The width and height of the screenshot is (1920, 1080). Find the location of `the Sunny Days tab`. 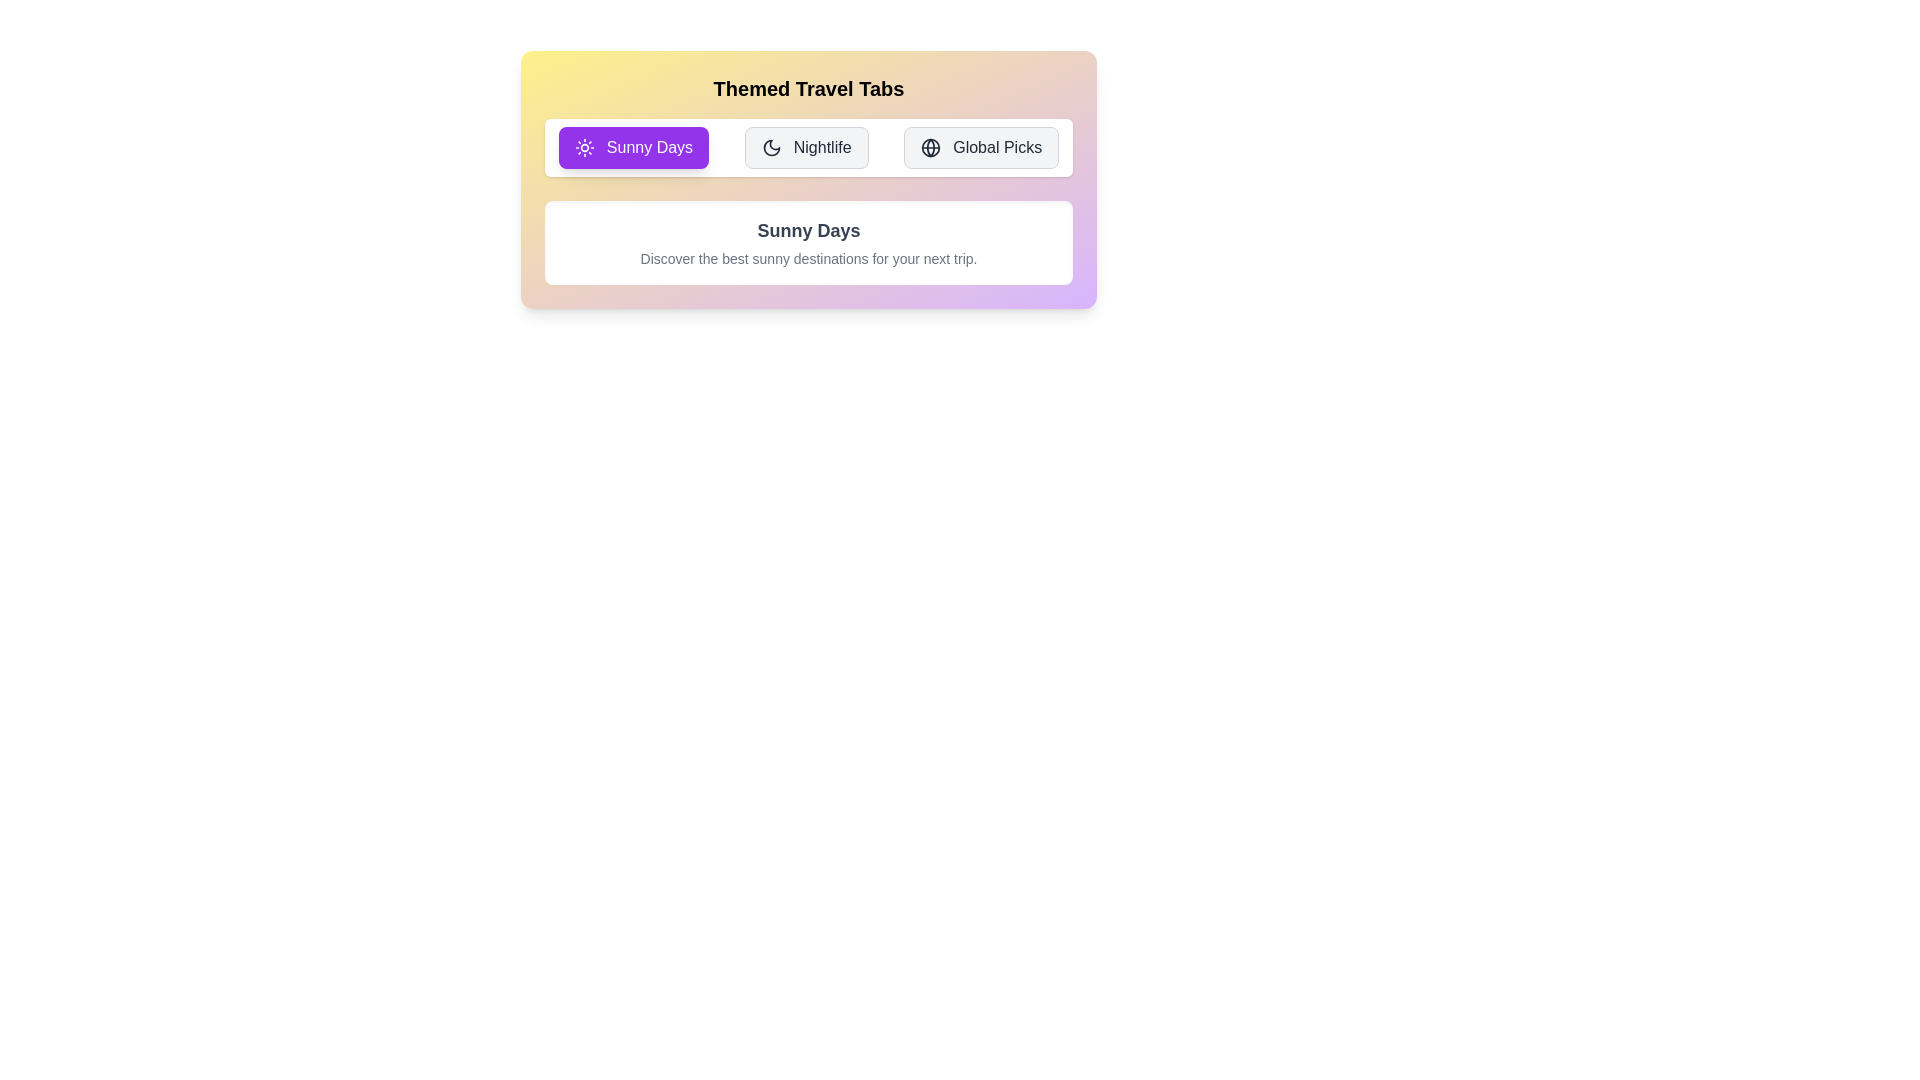

the Sunny Days tab is located at coordinates (632, 146).